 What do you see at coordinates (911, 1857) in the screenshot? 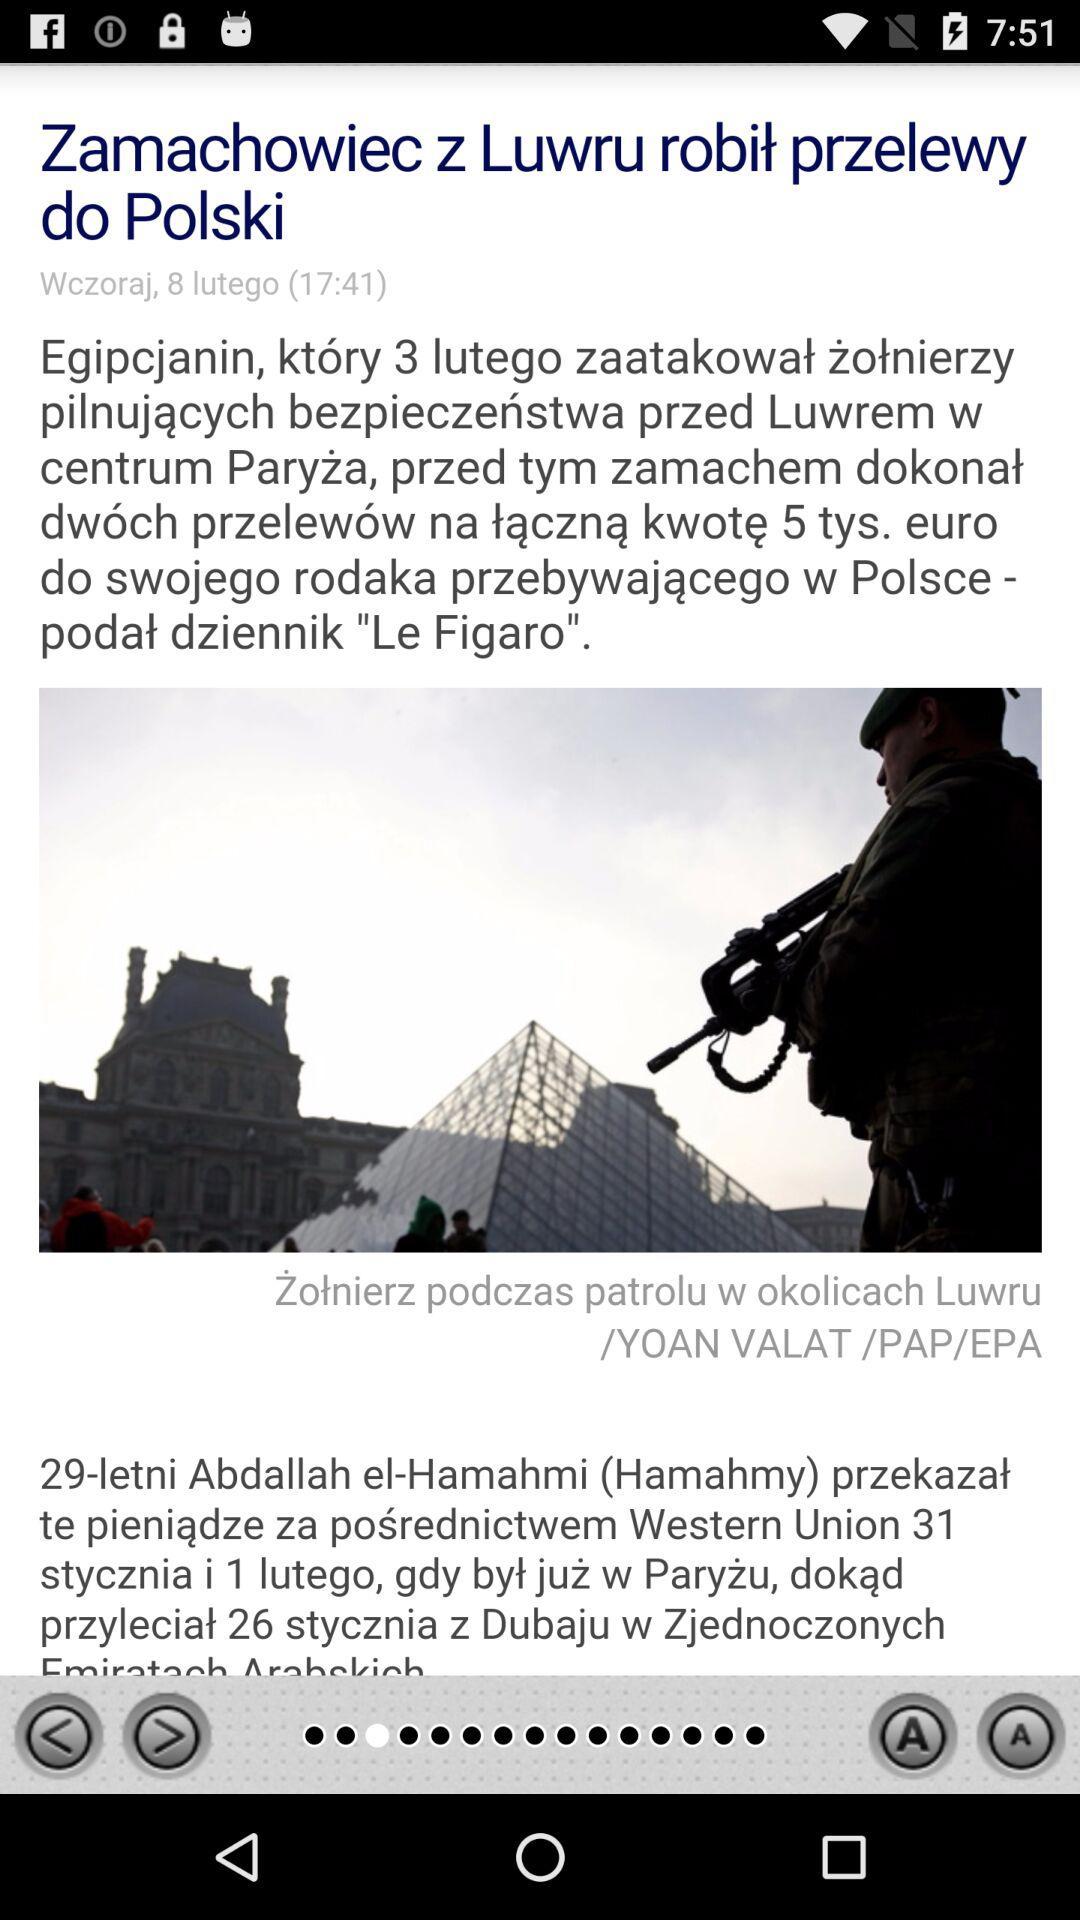
I see `the arrow_upward icon` at bounding box center [911, 1857].